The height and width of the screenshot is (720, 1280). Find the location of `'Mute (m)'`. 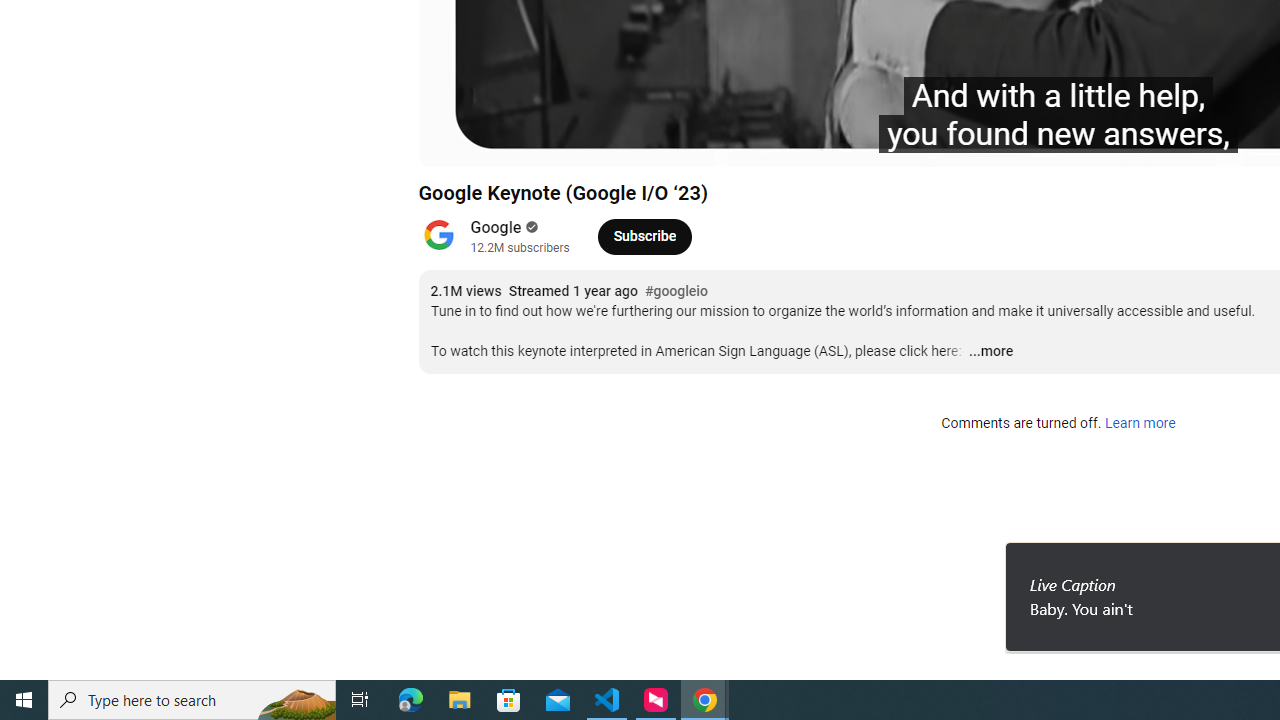

'Mute (m)' is located at coordinates (548, 141).